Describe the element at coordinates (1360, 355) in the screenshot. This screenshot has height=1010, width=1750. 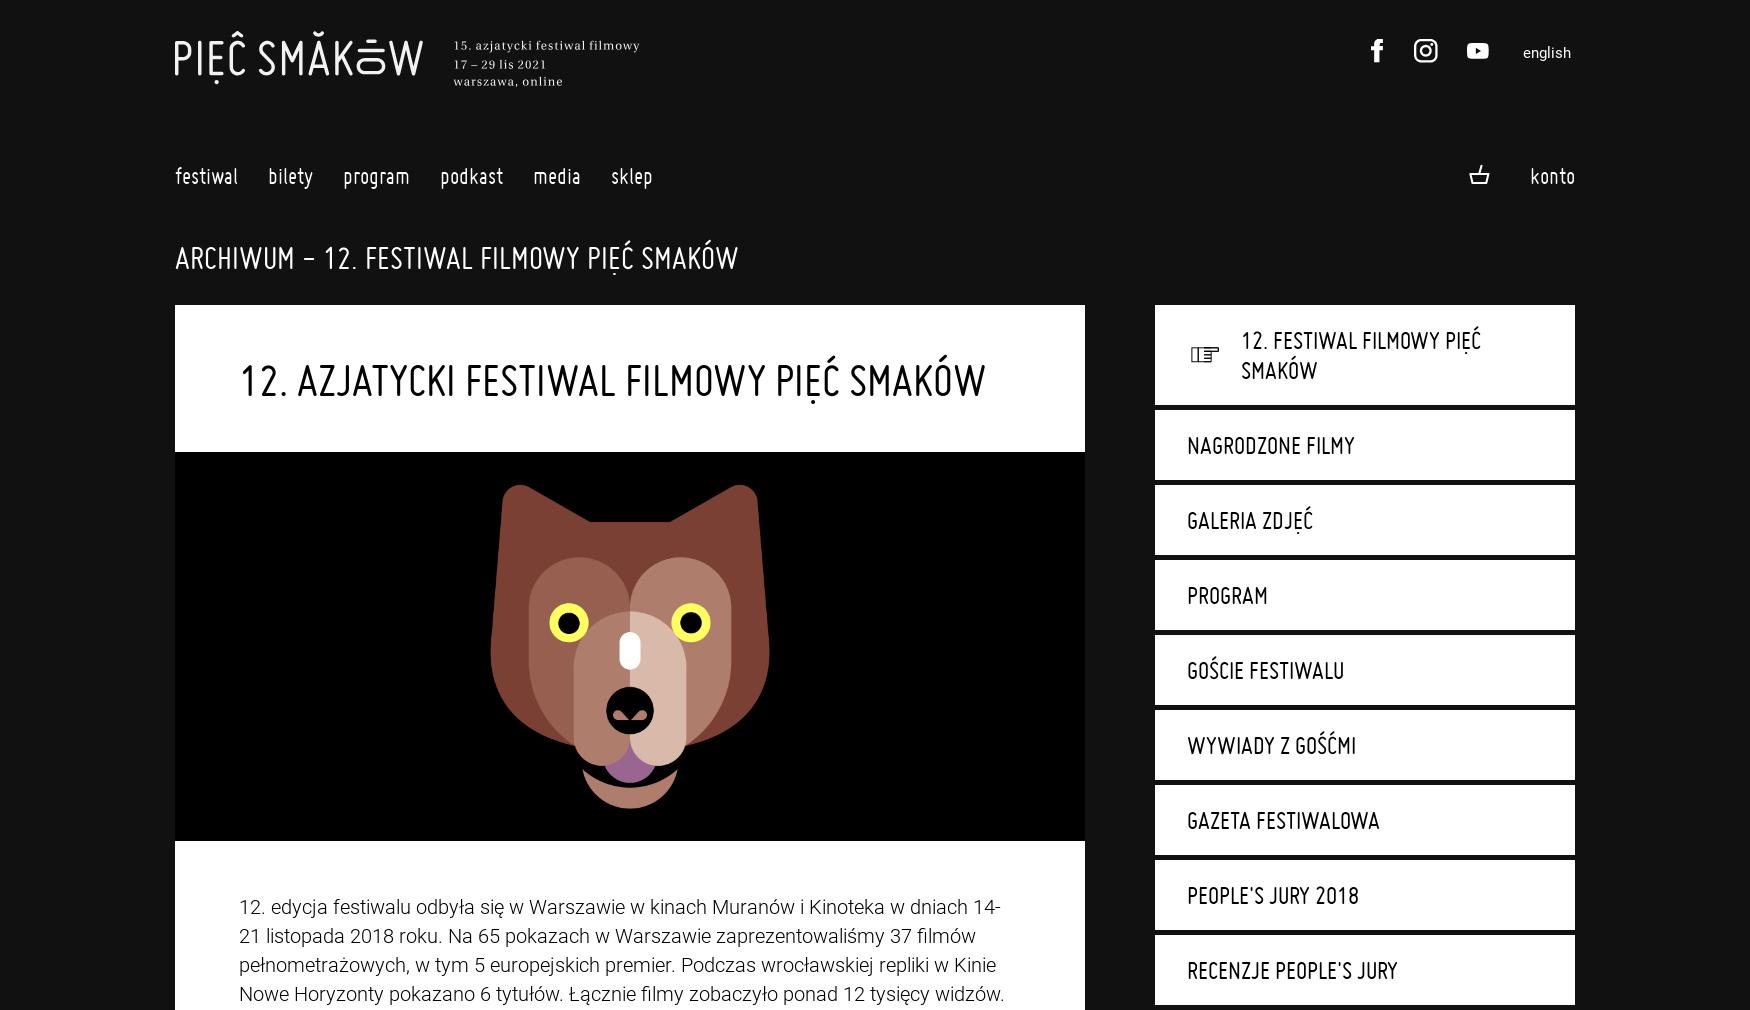
I see `'12. Festiwal Filmowy Pięć Smaków'` at that location.